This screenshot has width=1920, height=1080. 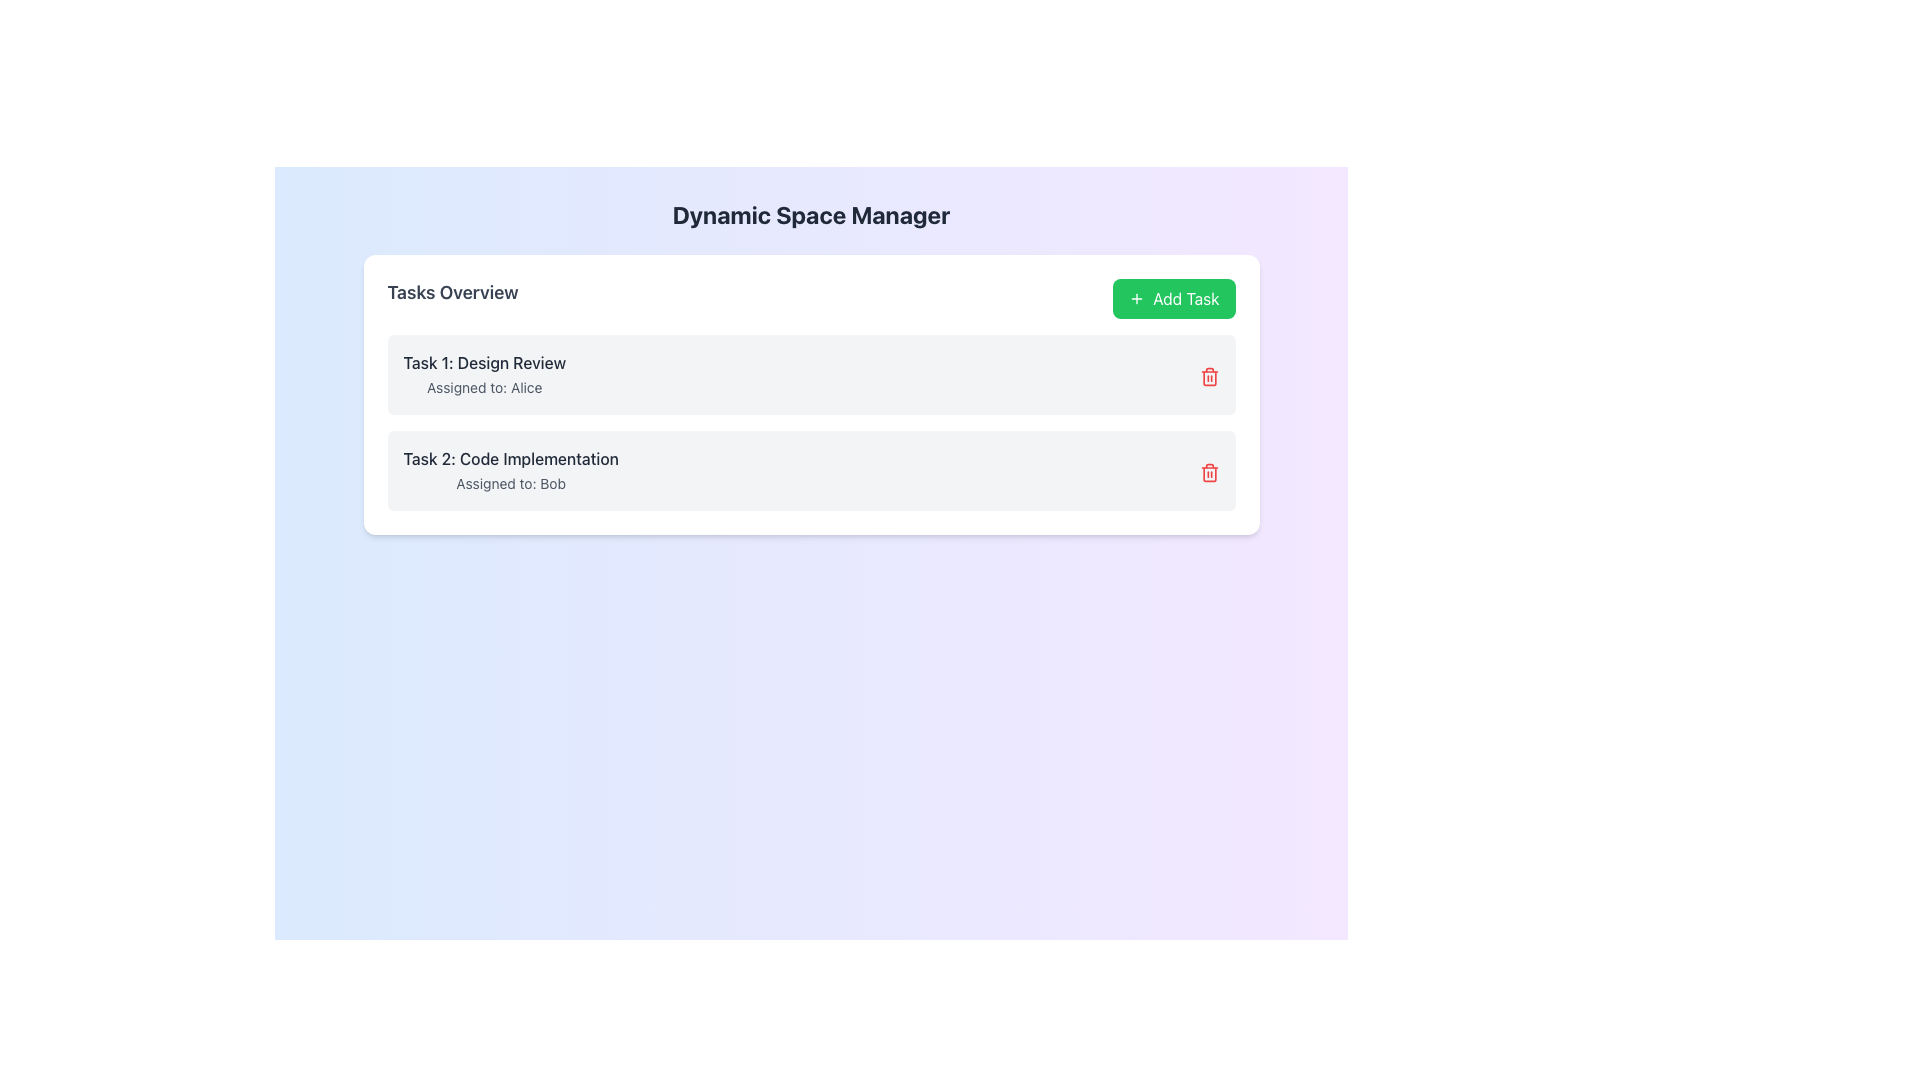 What do you see at coordinates (811, 422) in the screenshot?
I see `a task in the List of Items located in the 'Tasks Overview' section of the application interface for more options` at bounding box center [811, 422].